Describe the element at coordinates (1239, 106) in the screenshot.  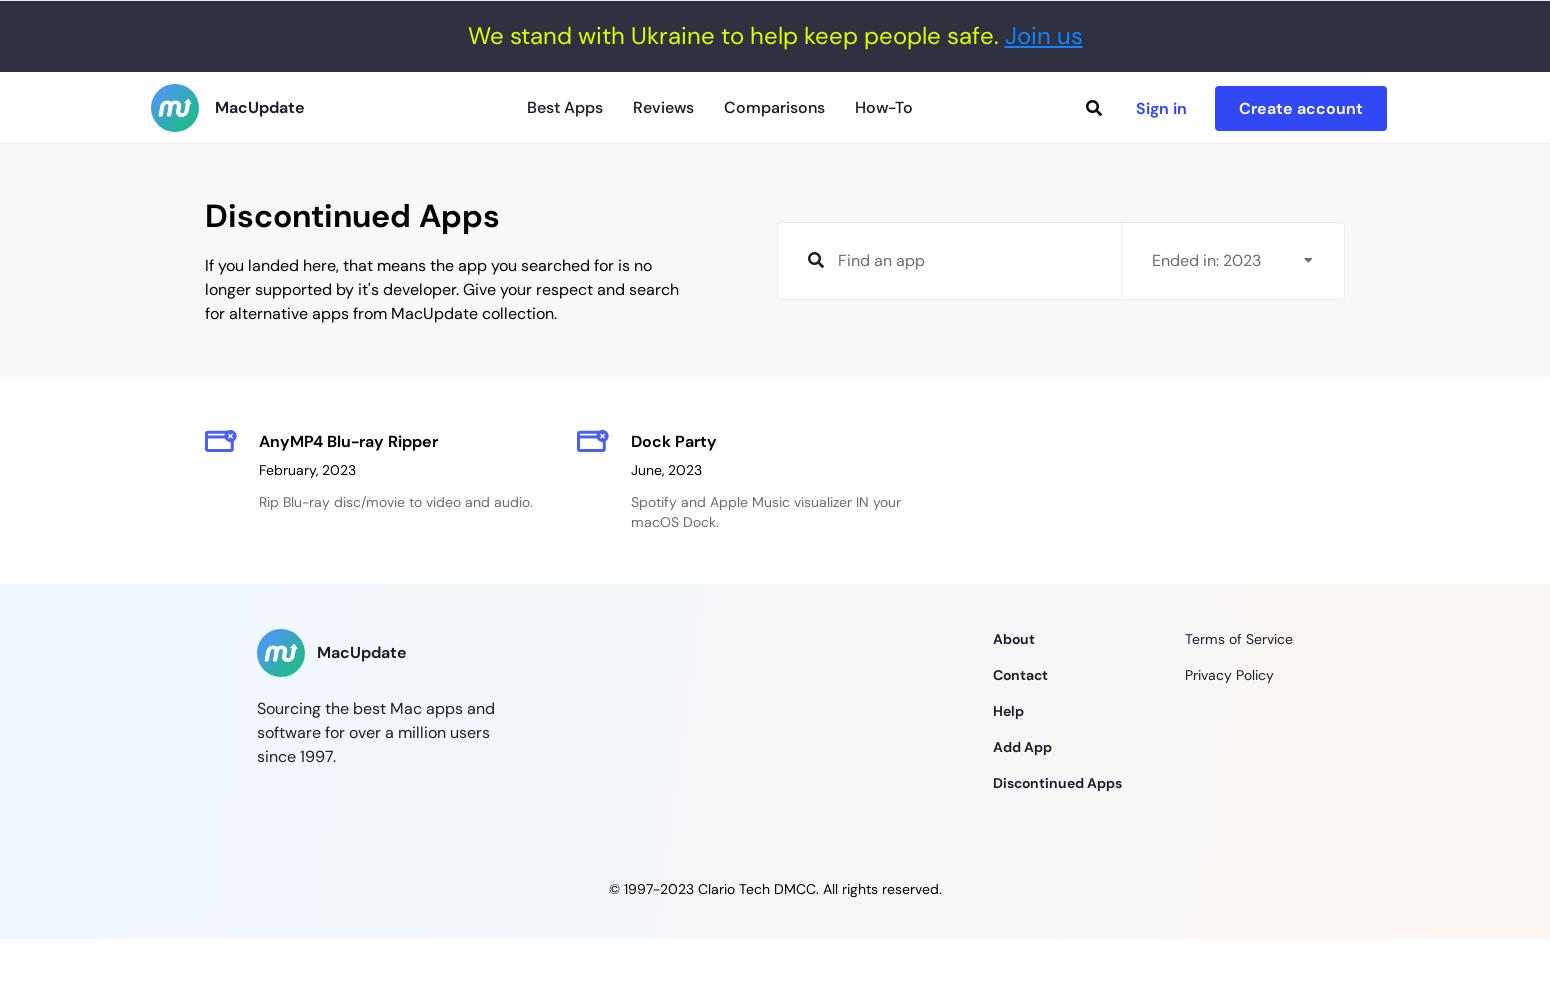
I see `'Create account'` at that location.